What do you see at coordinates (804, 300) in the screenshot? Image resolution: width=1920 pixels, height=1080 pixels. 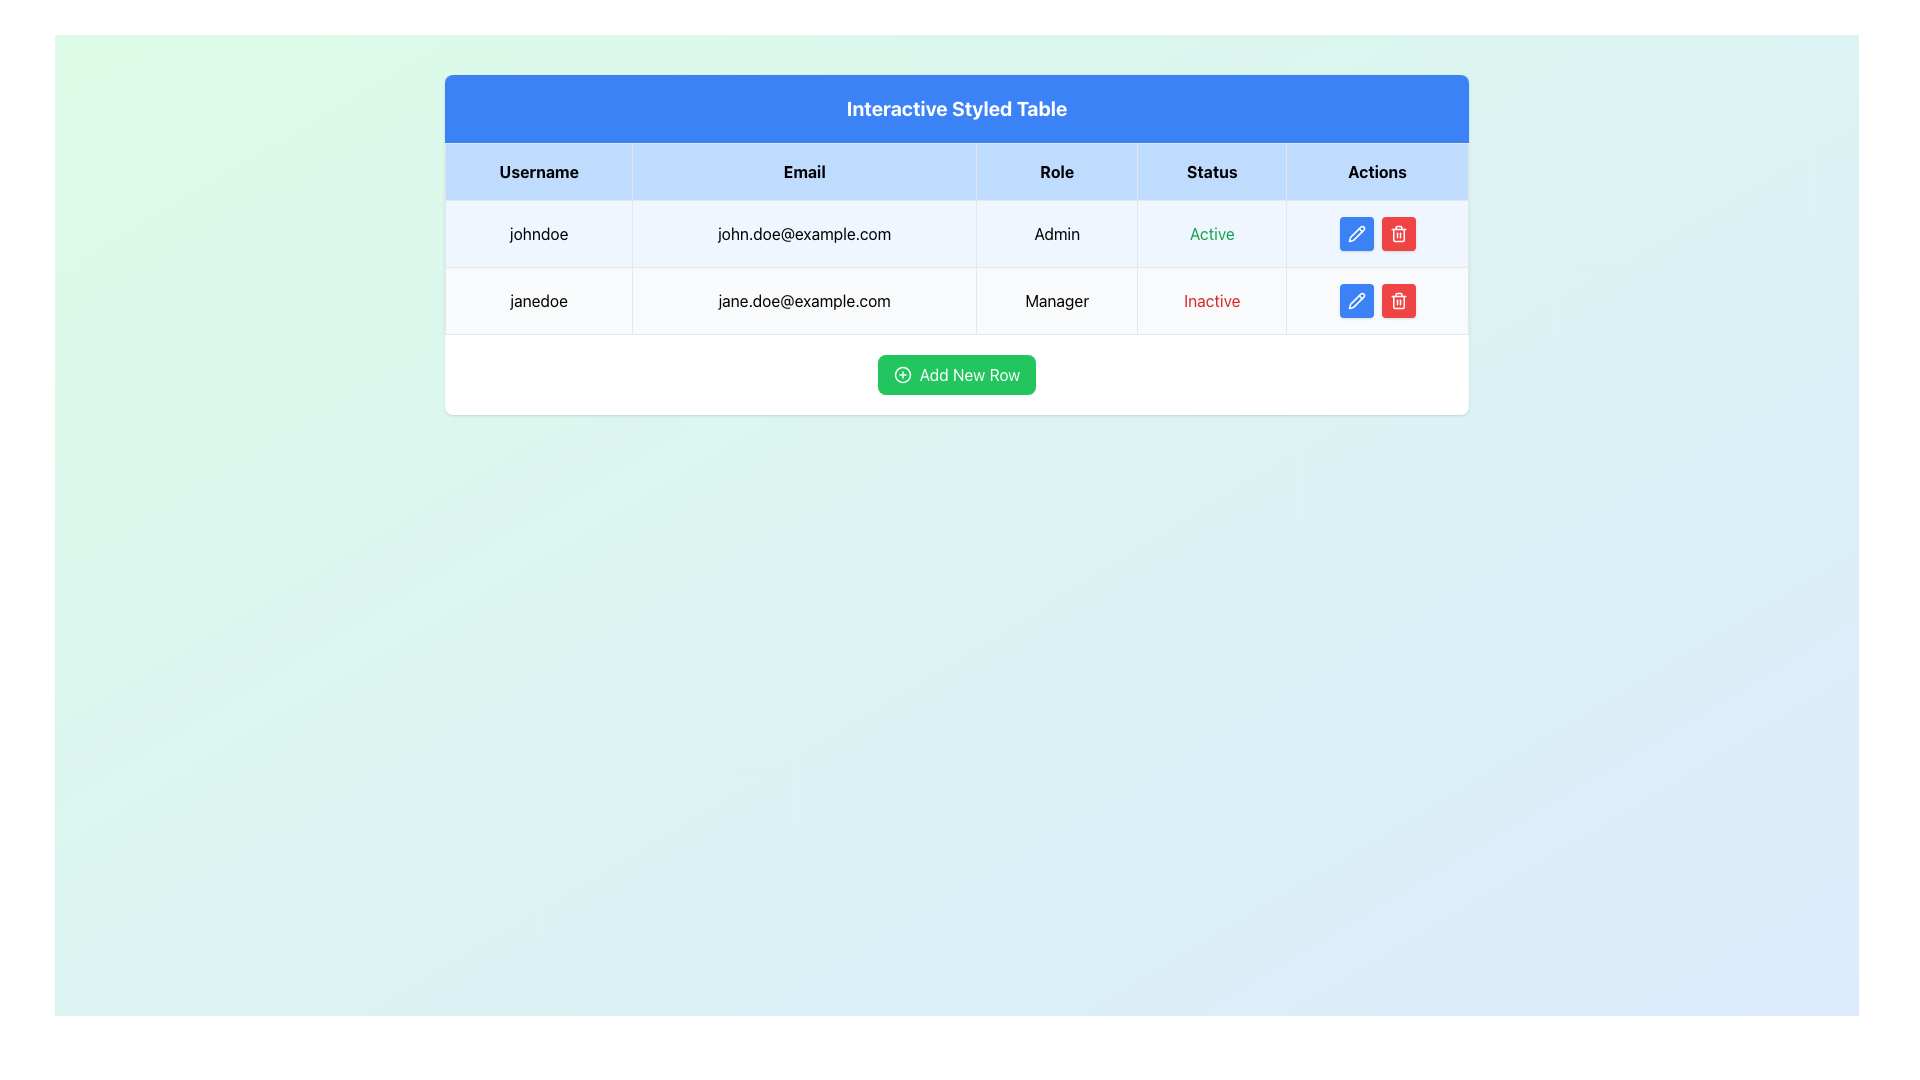 I see `the email address element located in the second row of the table, which serves as a reference for the user's email` at bounding box center [804, 300].